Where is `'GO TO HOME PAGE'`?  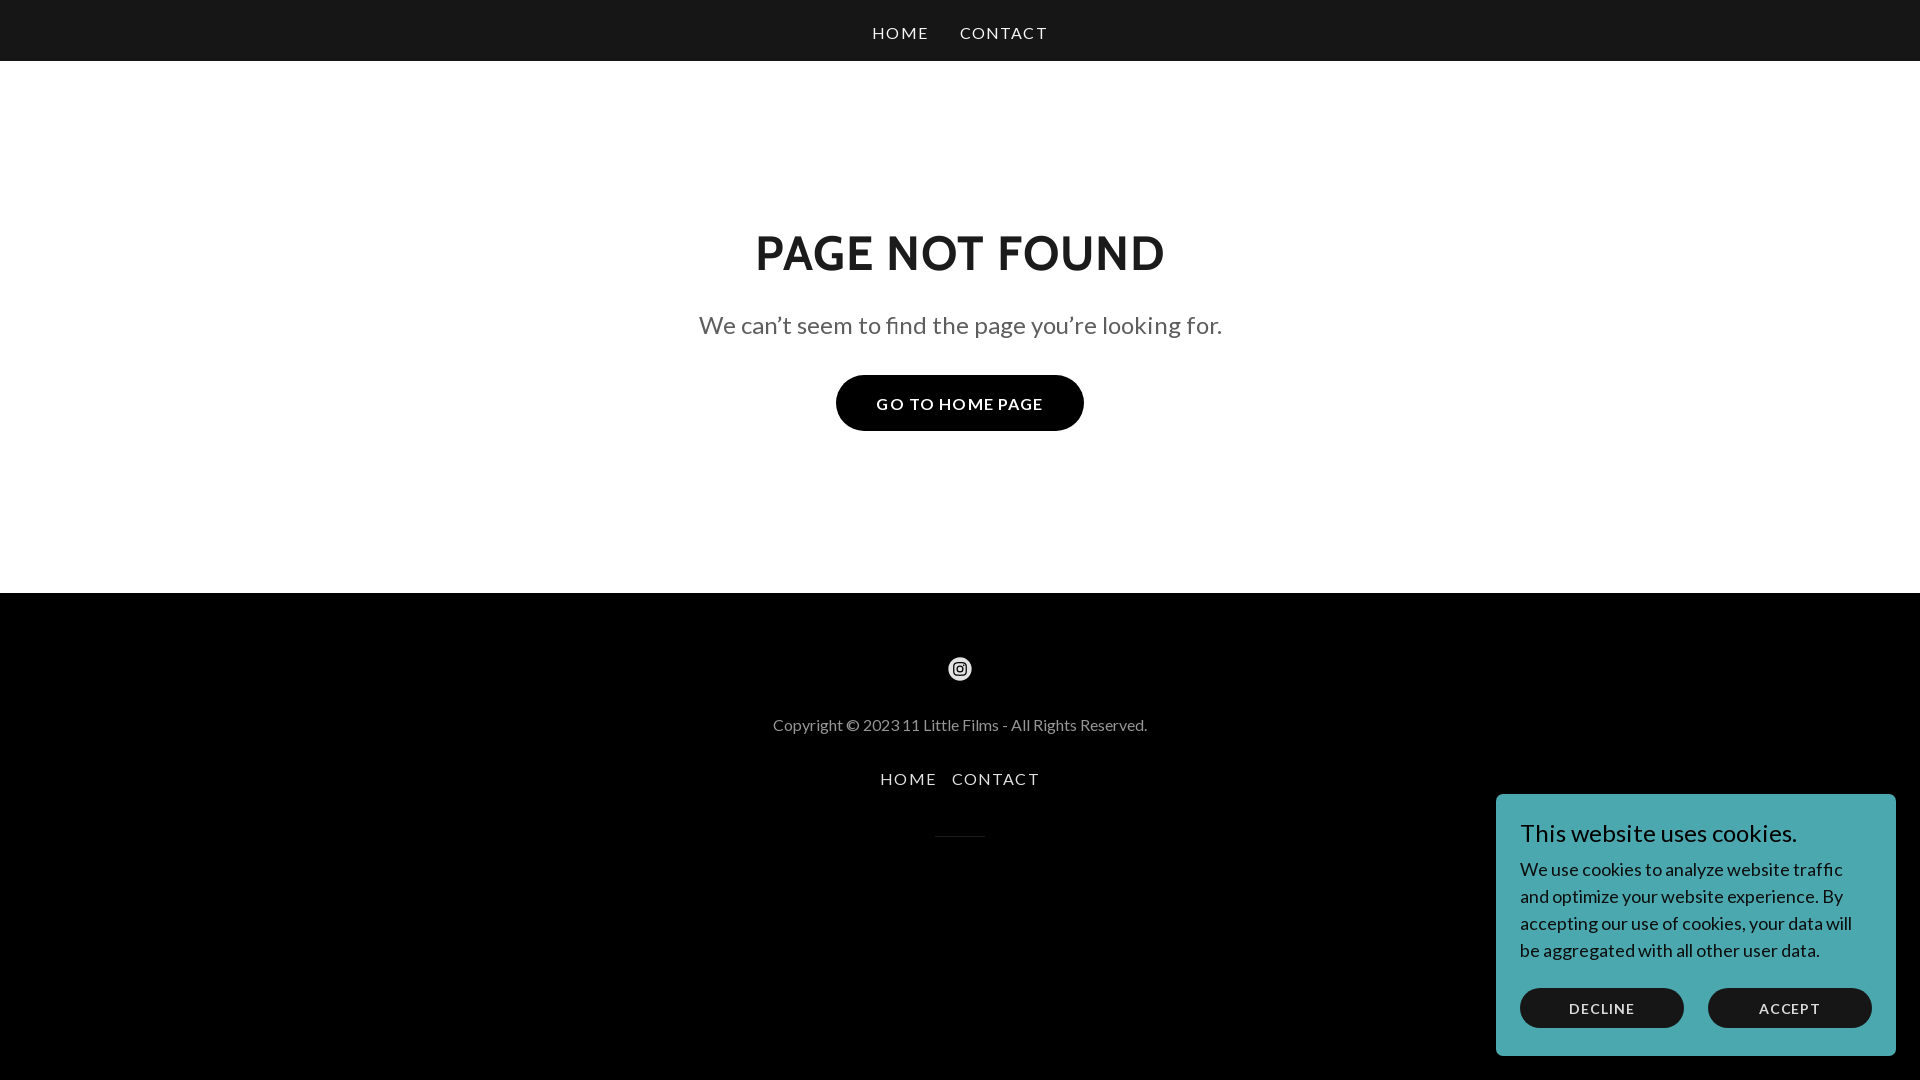 'GO TO HOME PAGE' is located at coordinates (835, 402).